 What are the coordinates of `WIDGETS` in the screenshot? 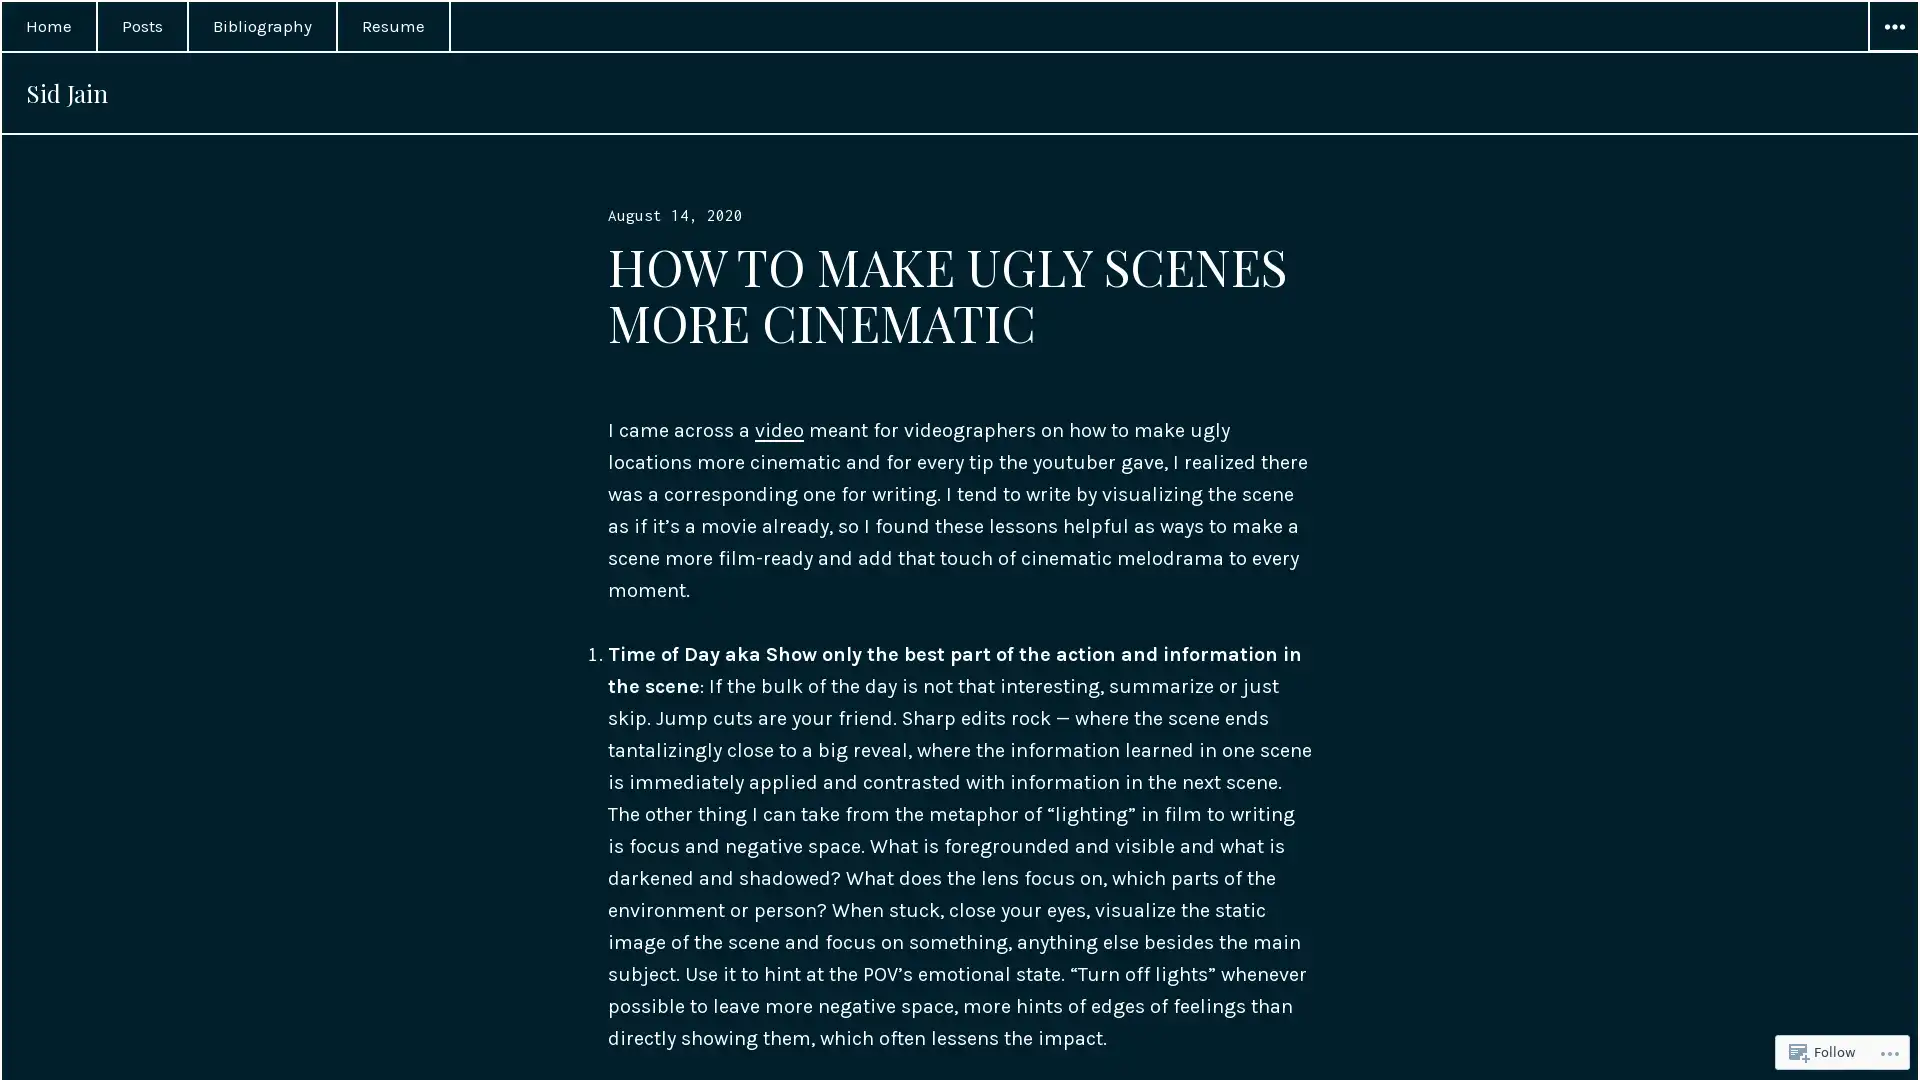 It's located at (1891, 27).